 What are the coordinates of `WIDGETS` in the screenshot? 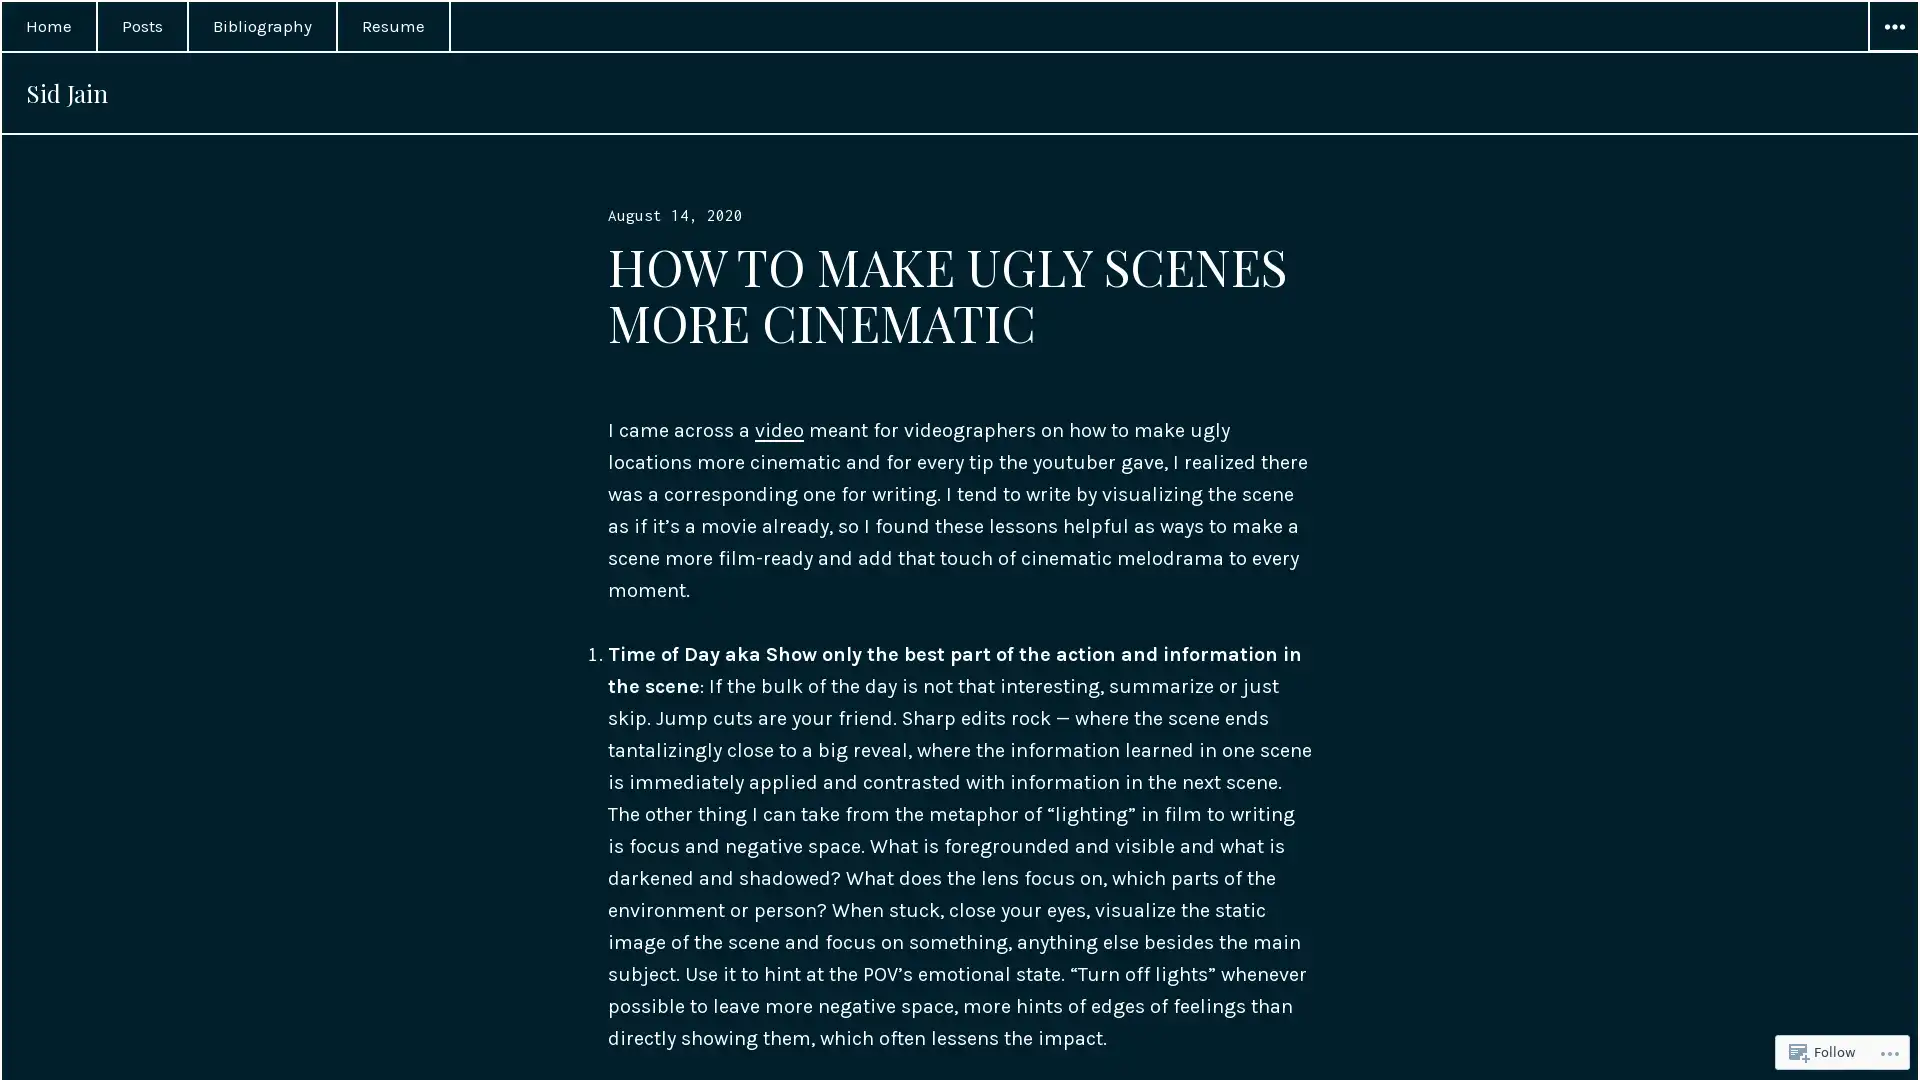 It's located at (1891, 27).